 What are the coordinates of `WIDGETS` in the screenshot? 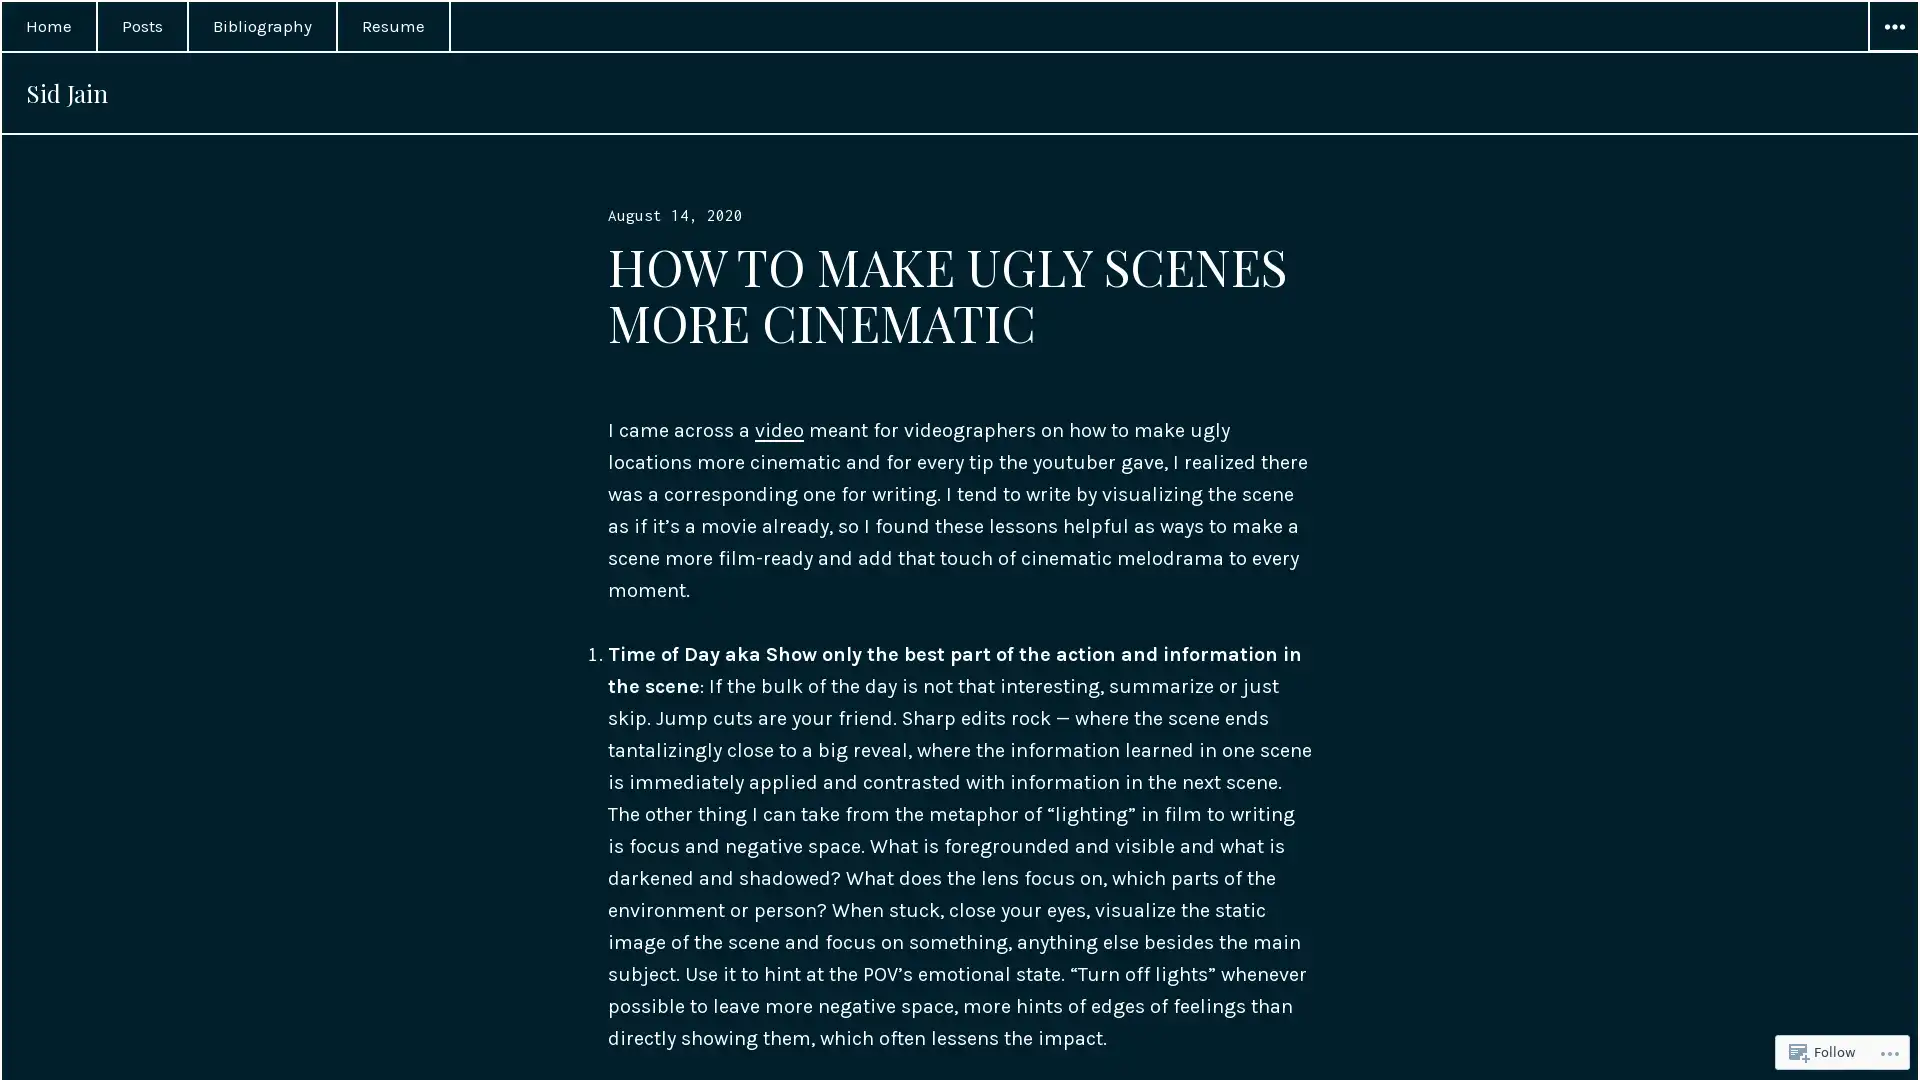 It's located at (1891, 27).